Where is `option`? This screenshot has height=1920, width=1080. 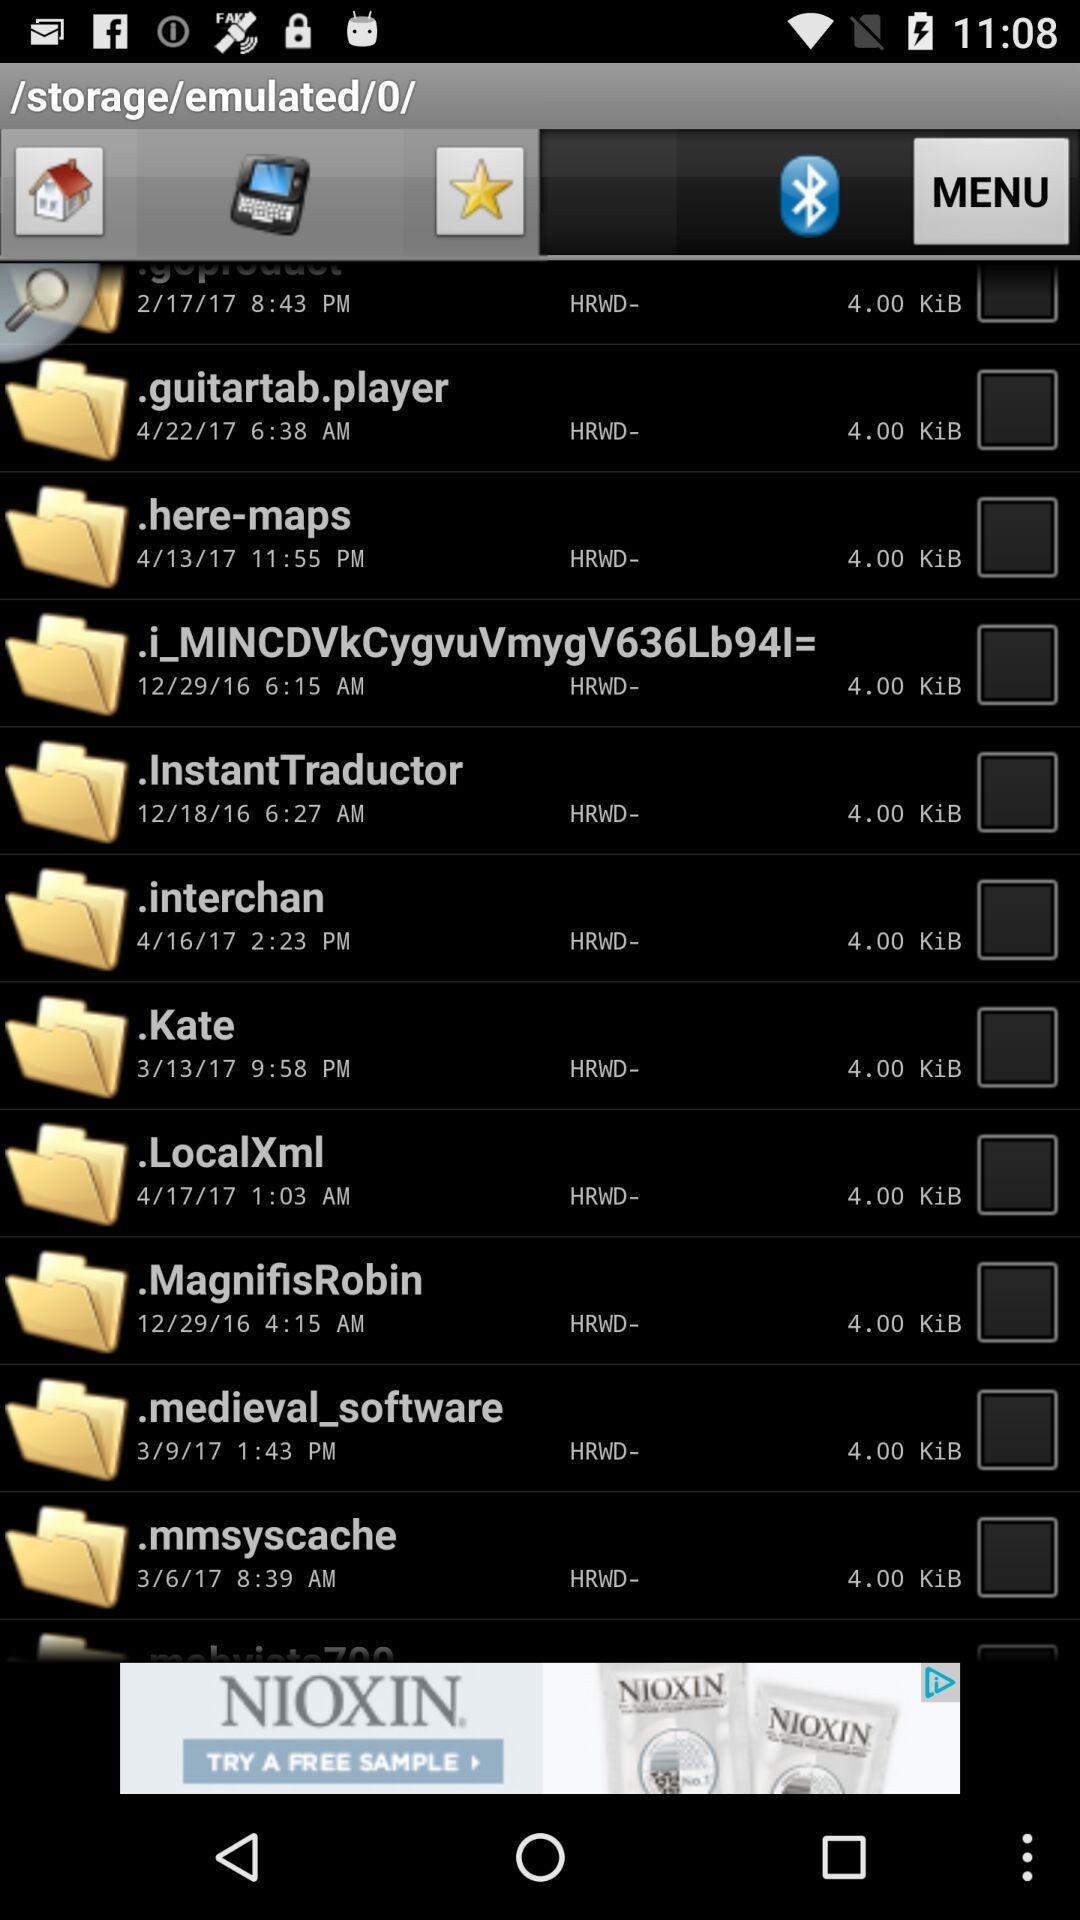
option is located at coordinates (480, 196).